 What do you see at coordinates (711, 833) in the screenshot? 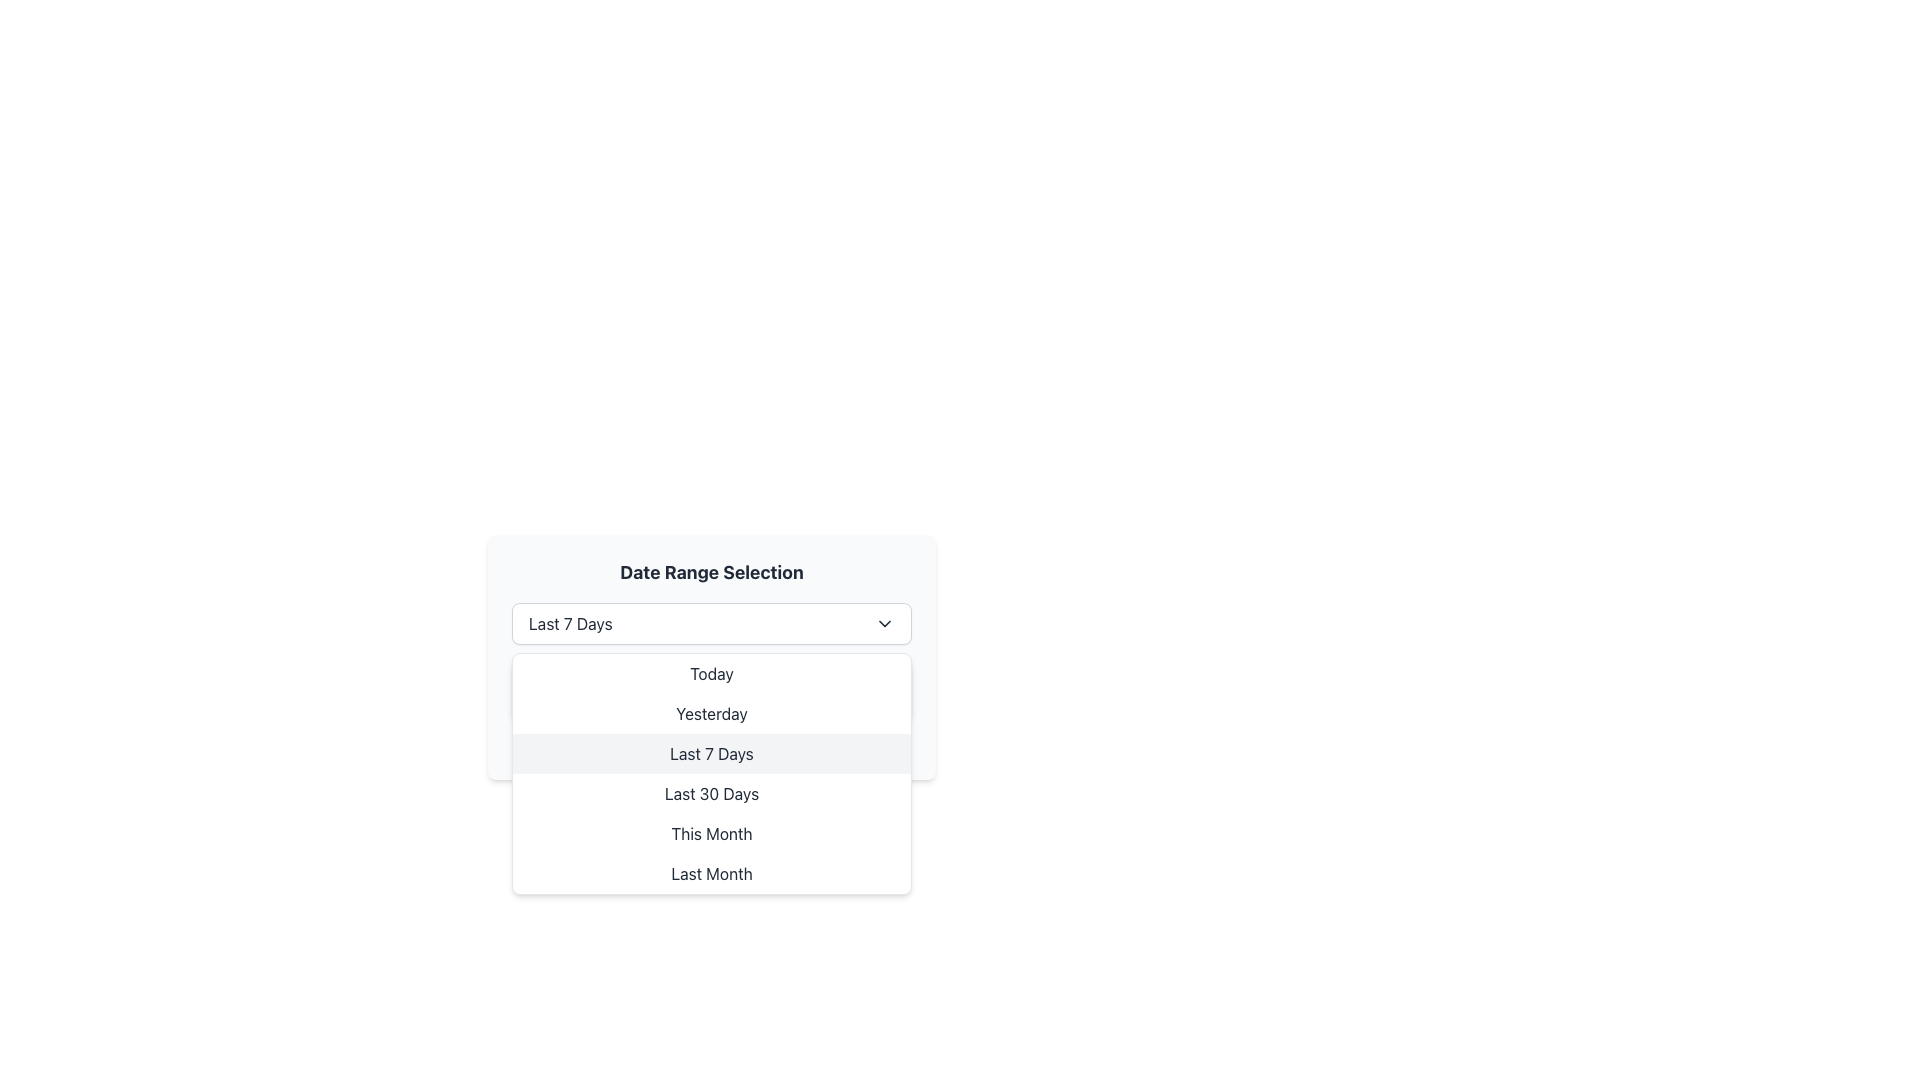
I see `the 'This Month' option in the 'Date Range Selection' dropdown menu` at bounding box center [711, 833].